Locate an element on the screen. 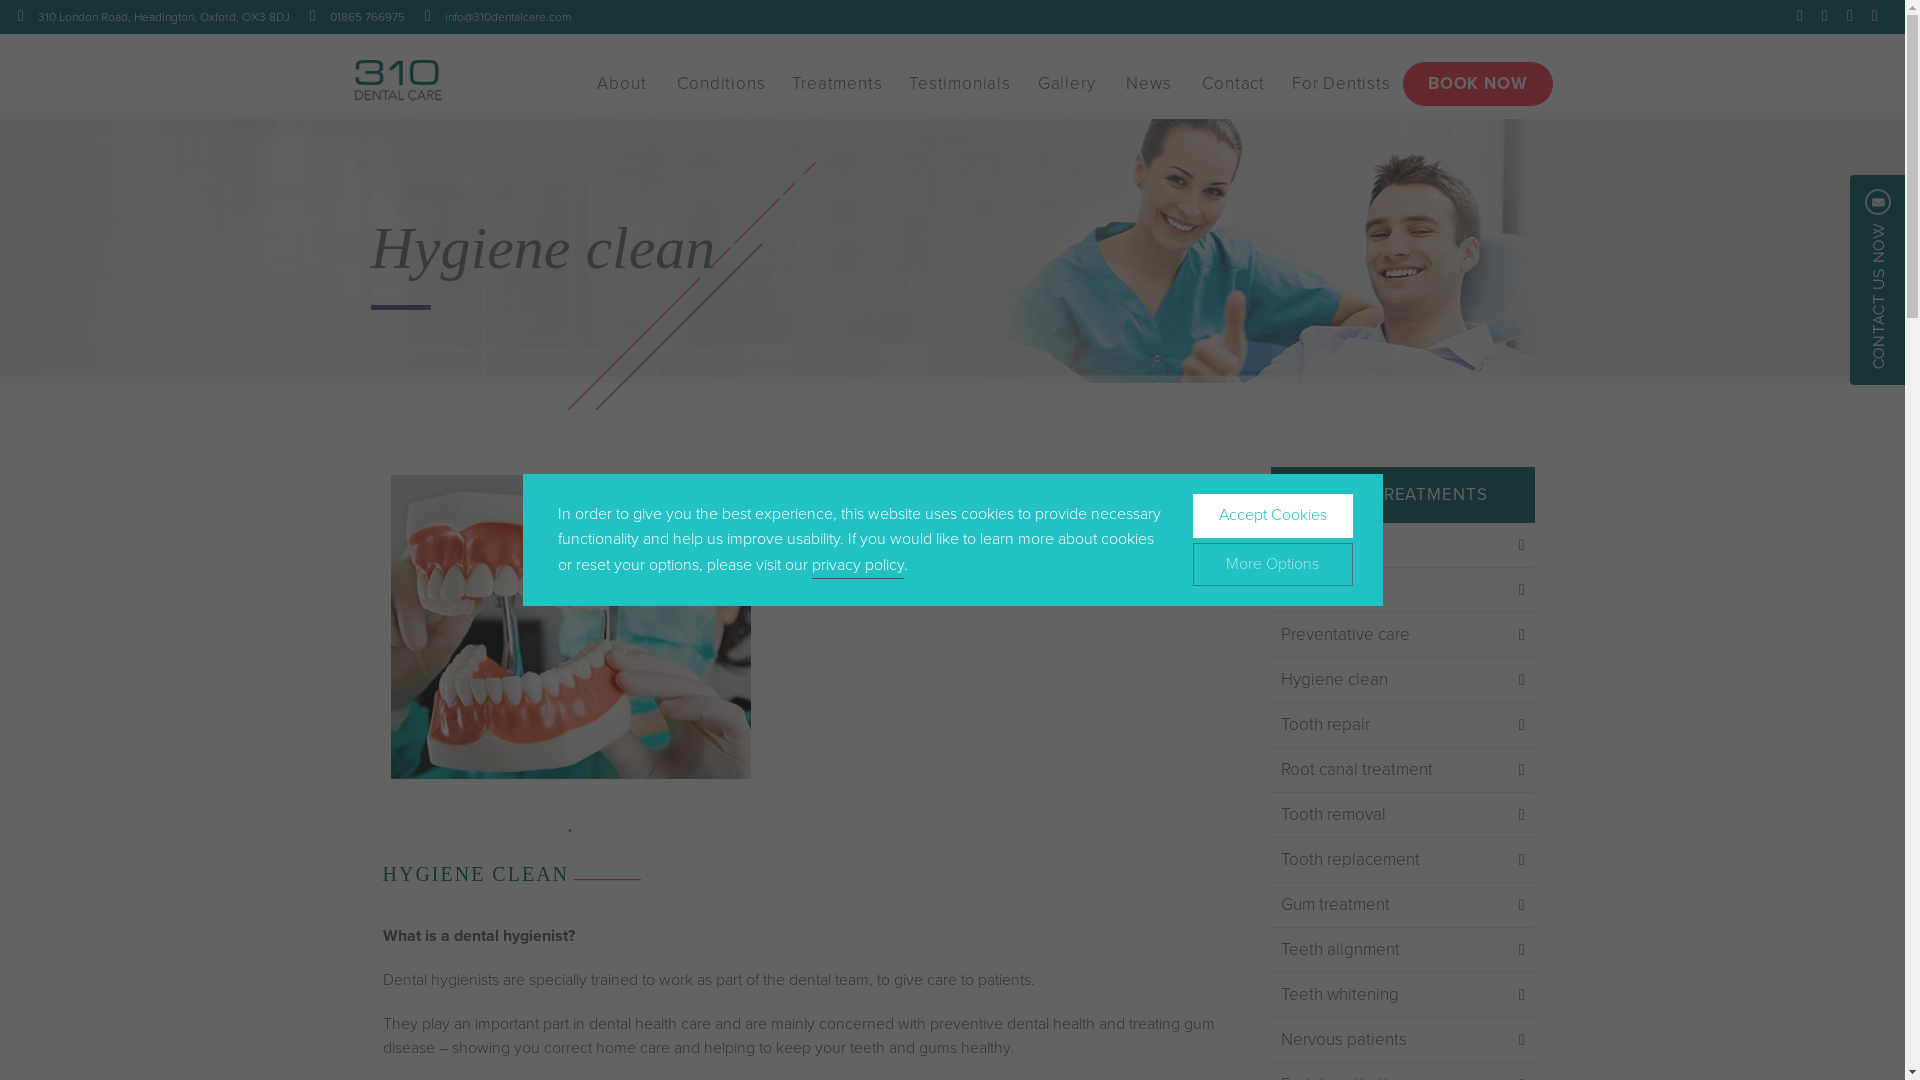 The image size is (1920, 1080). 'Nervous patients' is located at coordinates (1400, 1039).